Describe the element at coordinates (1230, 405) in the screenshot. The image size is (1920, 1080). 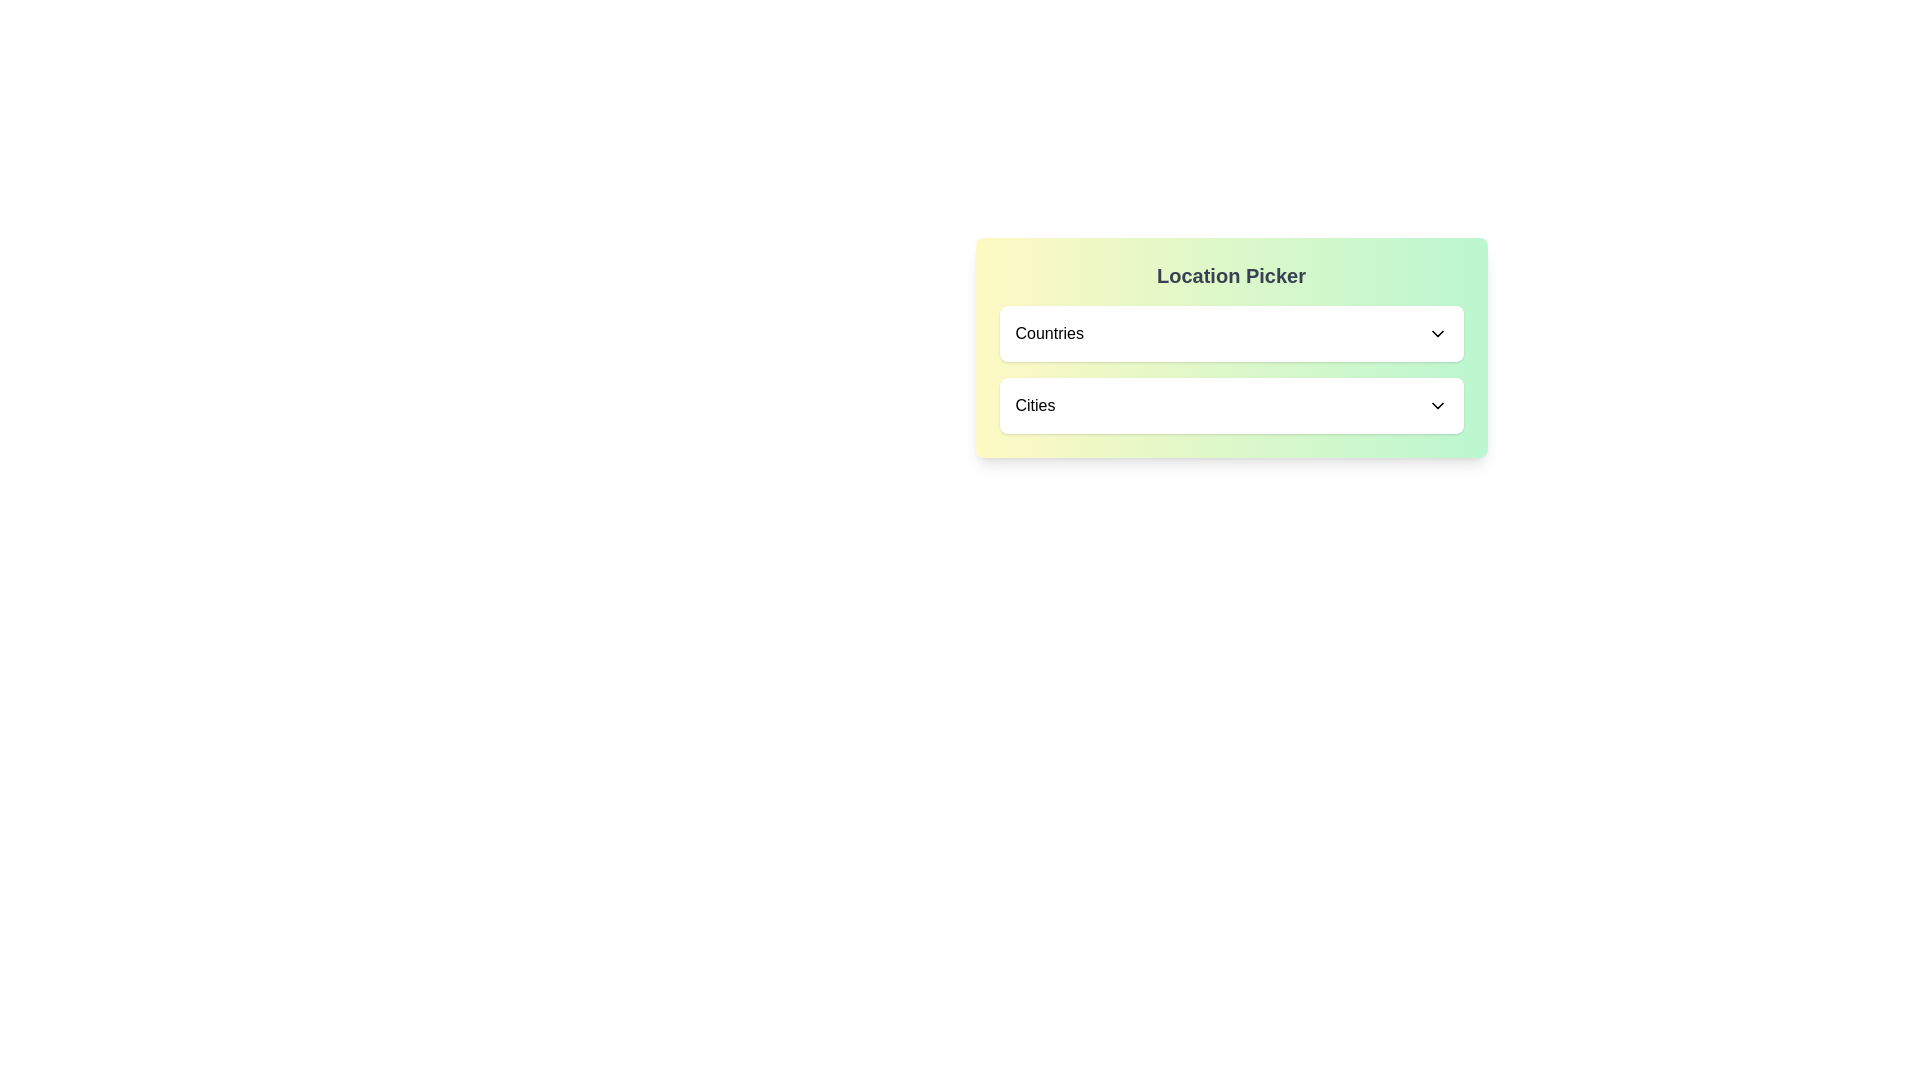
I see `the 'Cities' dropdown menu element` at that location.